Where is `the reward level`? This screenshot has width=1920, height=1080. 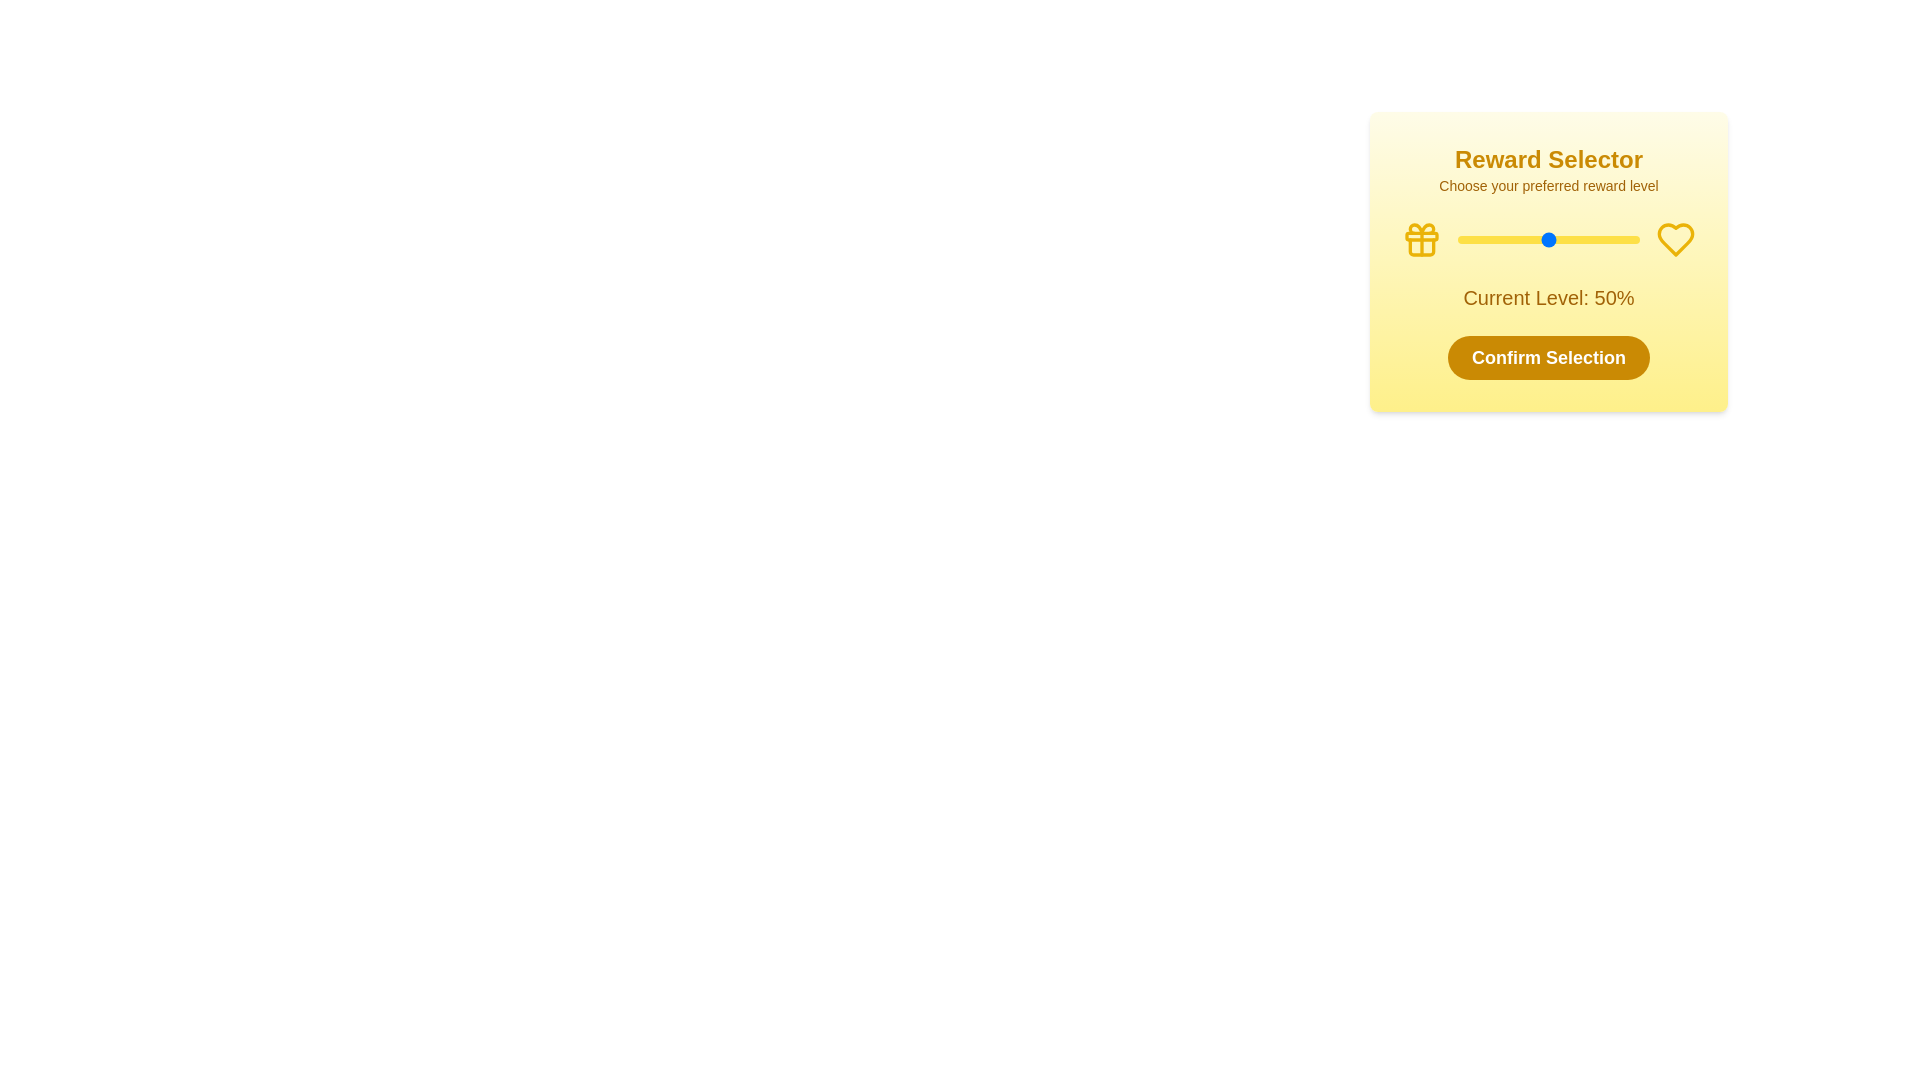 the reward level is located at coordinates (1487, 238).